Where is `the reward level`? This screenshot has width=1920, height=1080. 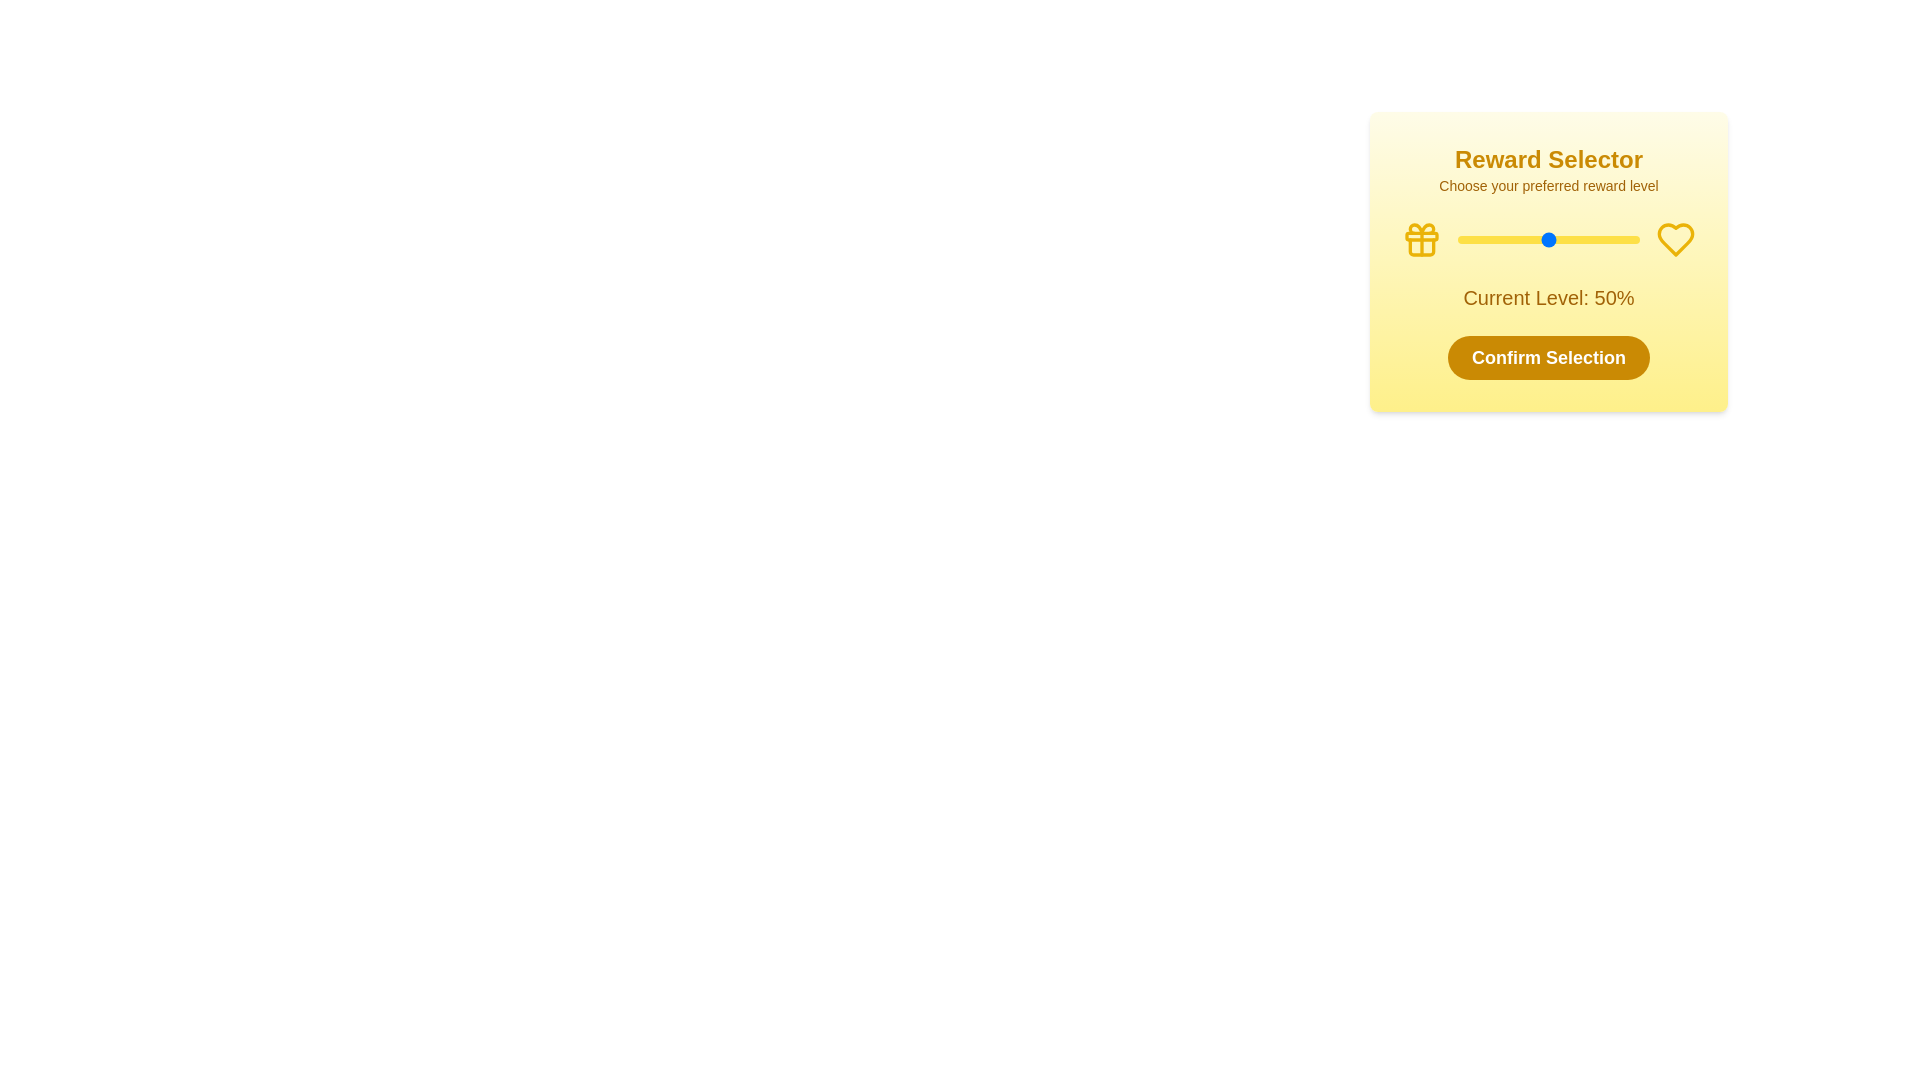 the reward level is located at coordinates (1487, 238).